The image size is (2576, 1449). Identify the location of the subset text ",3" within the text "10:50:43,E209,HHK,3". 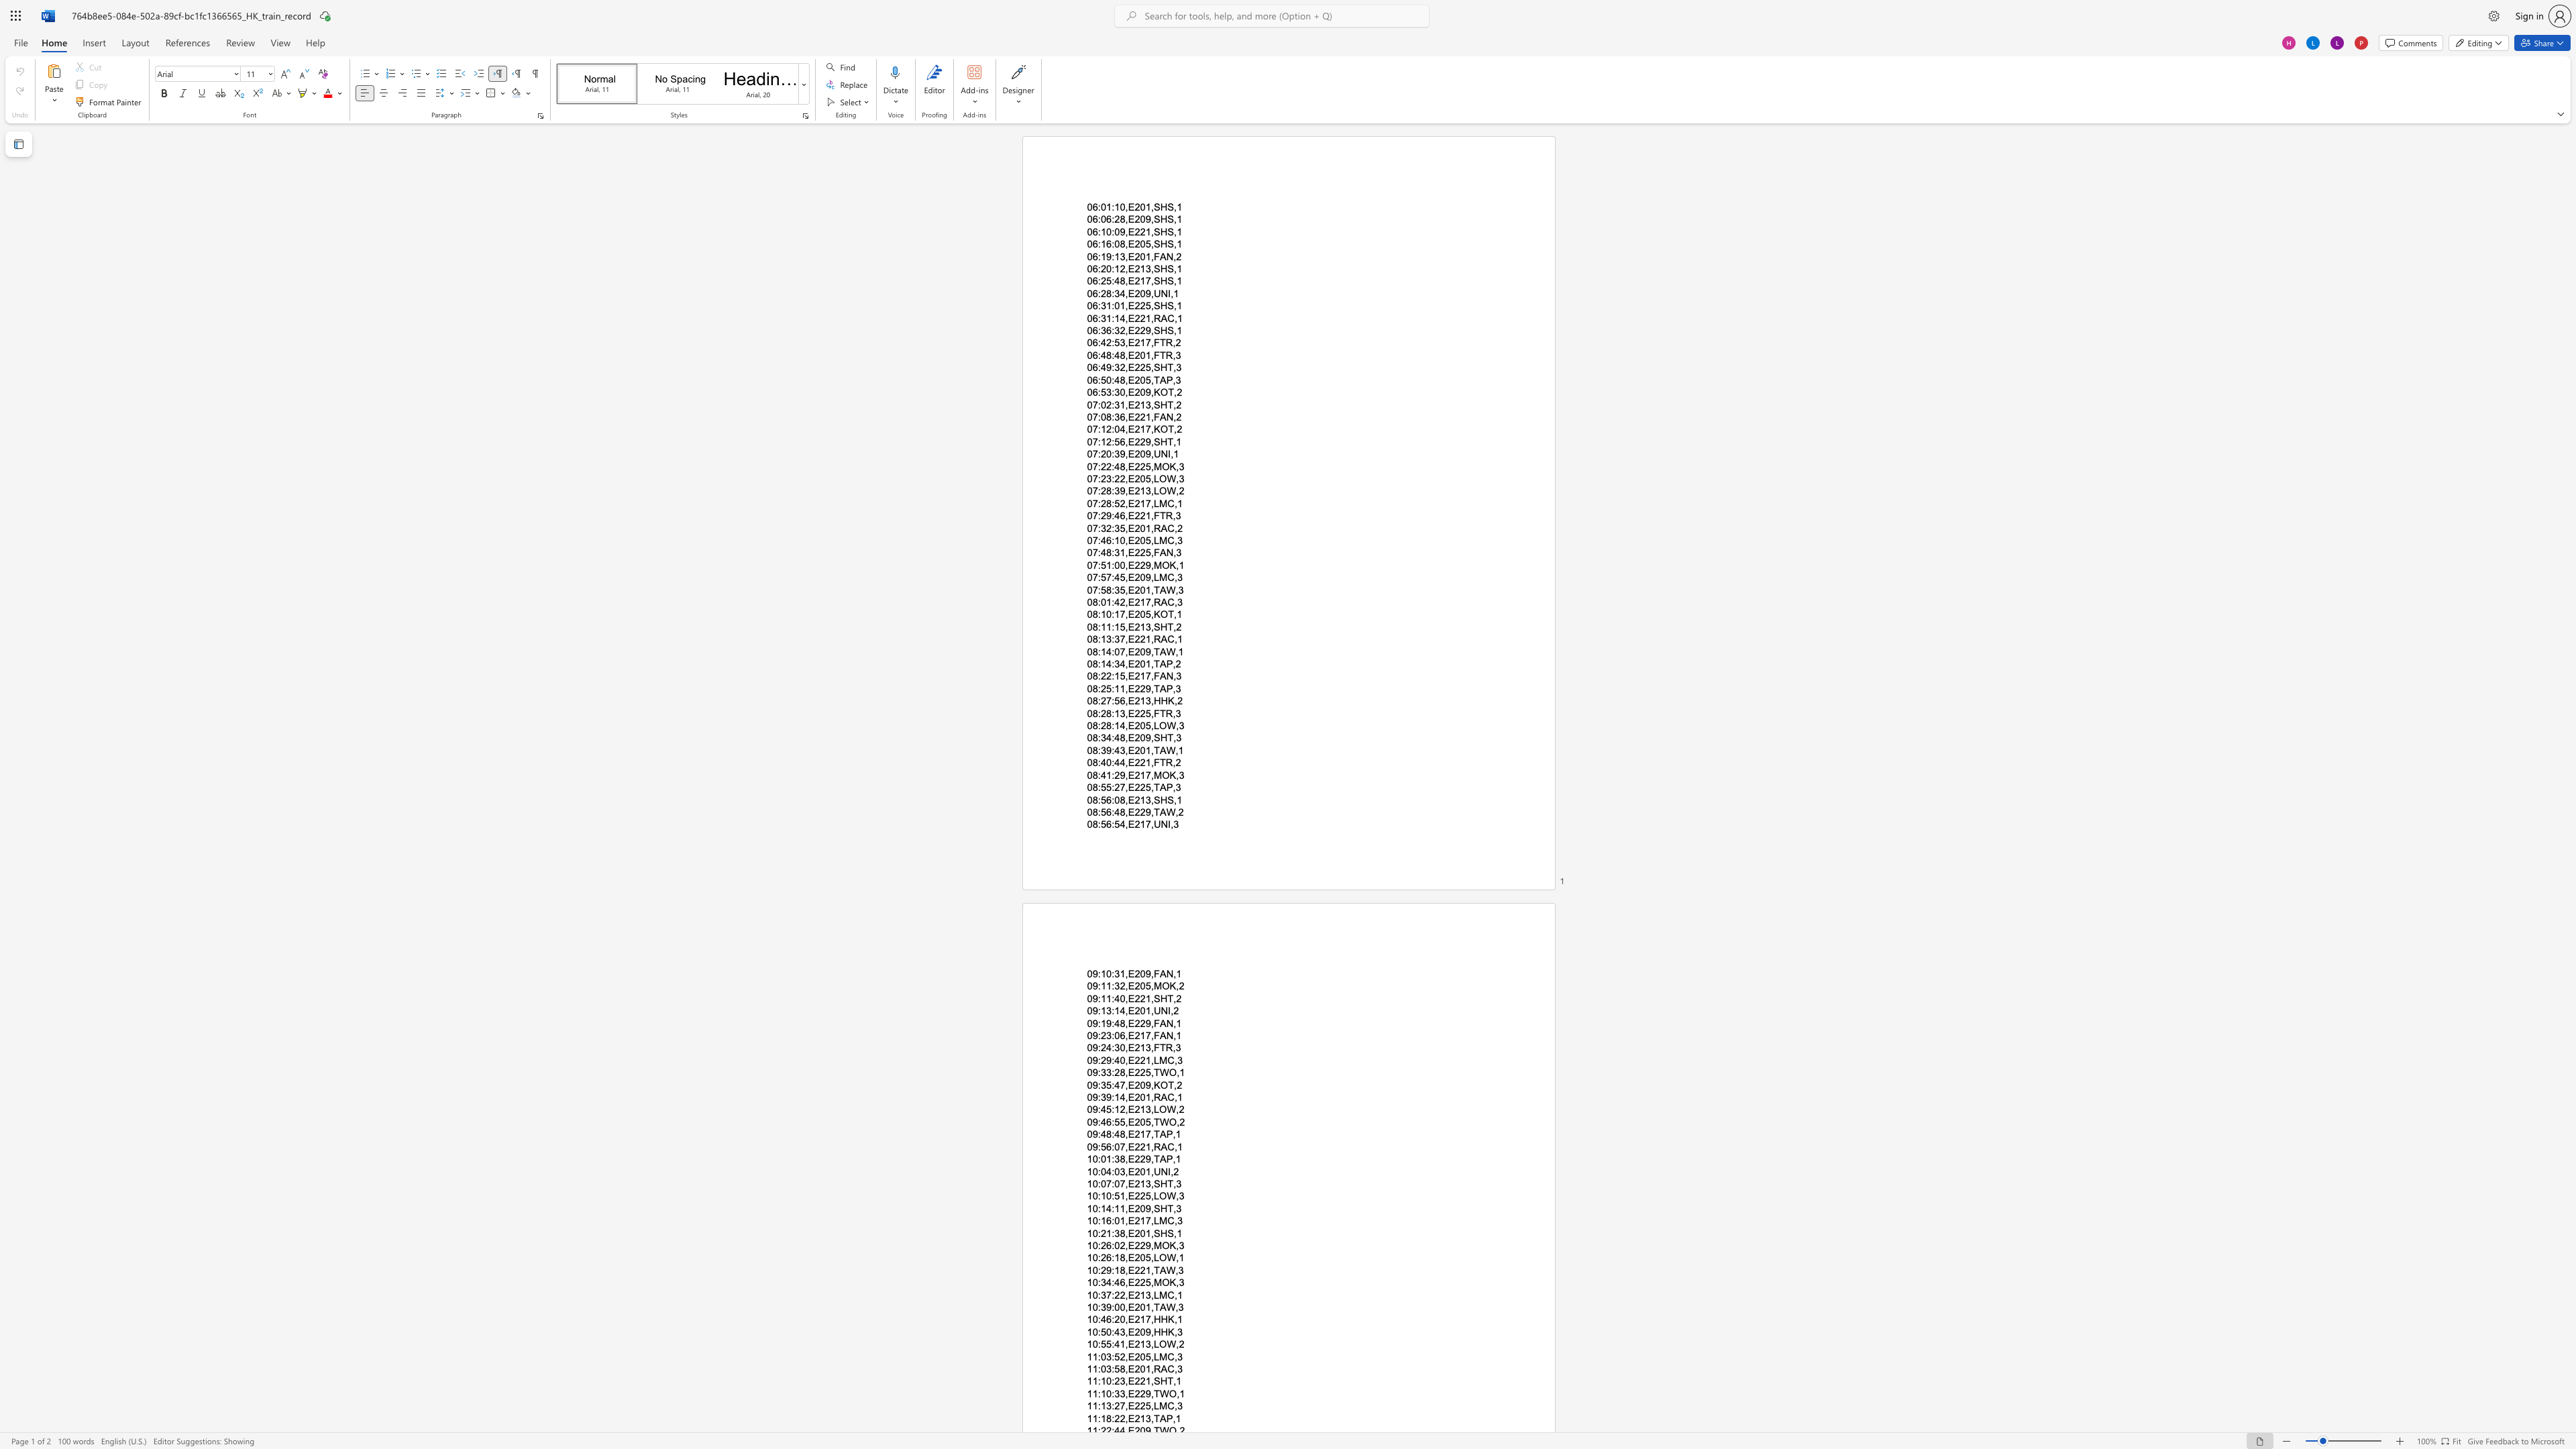
(1173, 1330).